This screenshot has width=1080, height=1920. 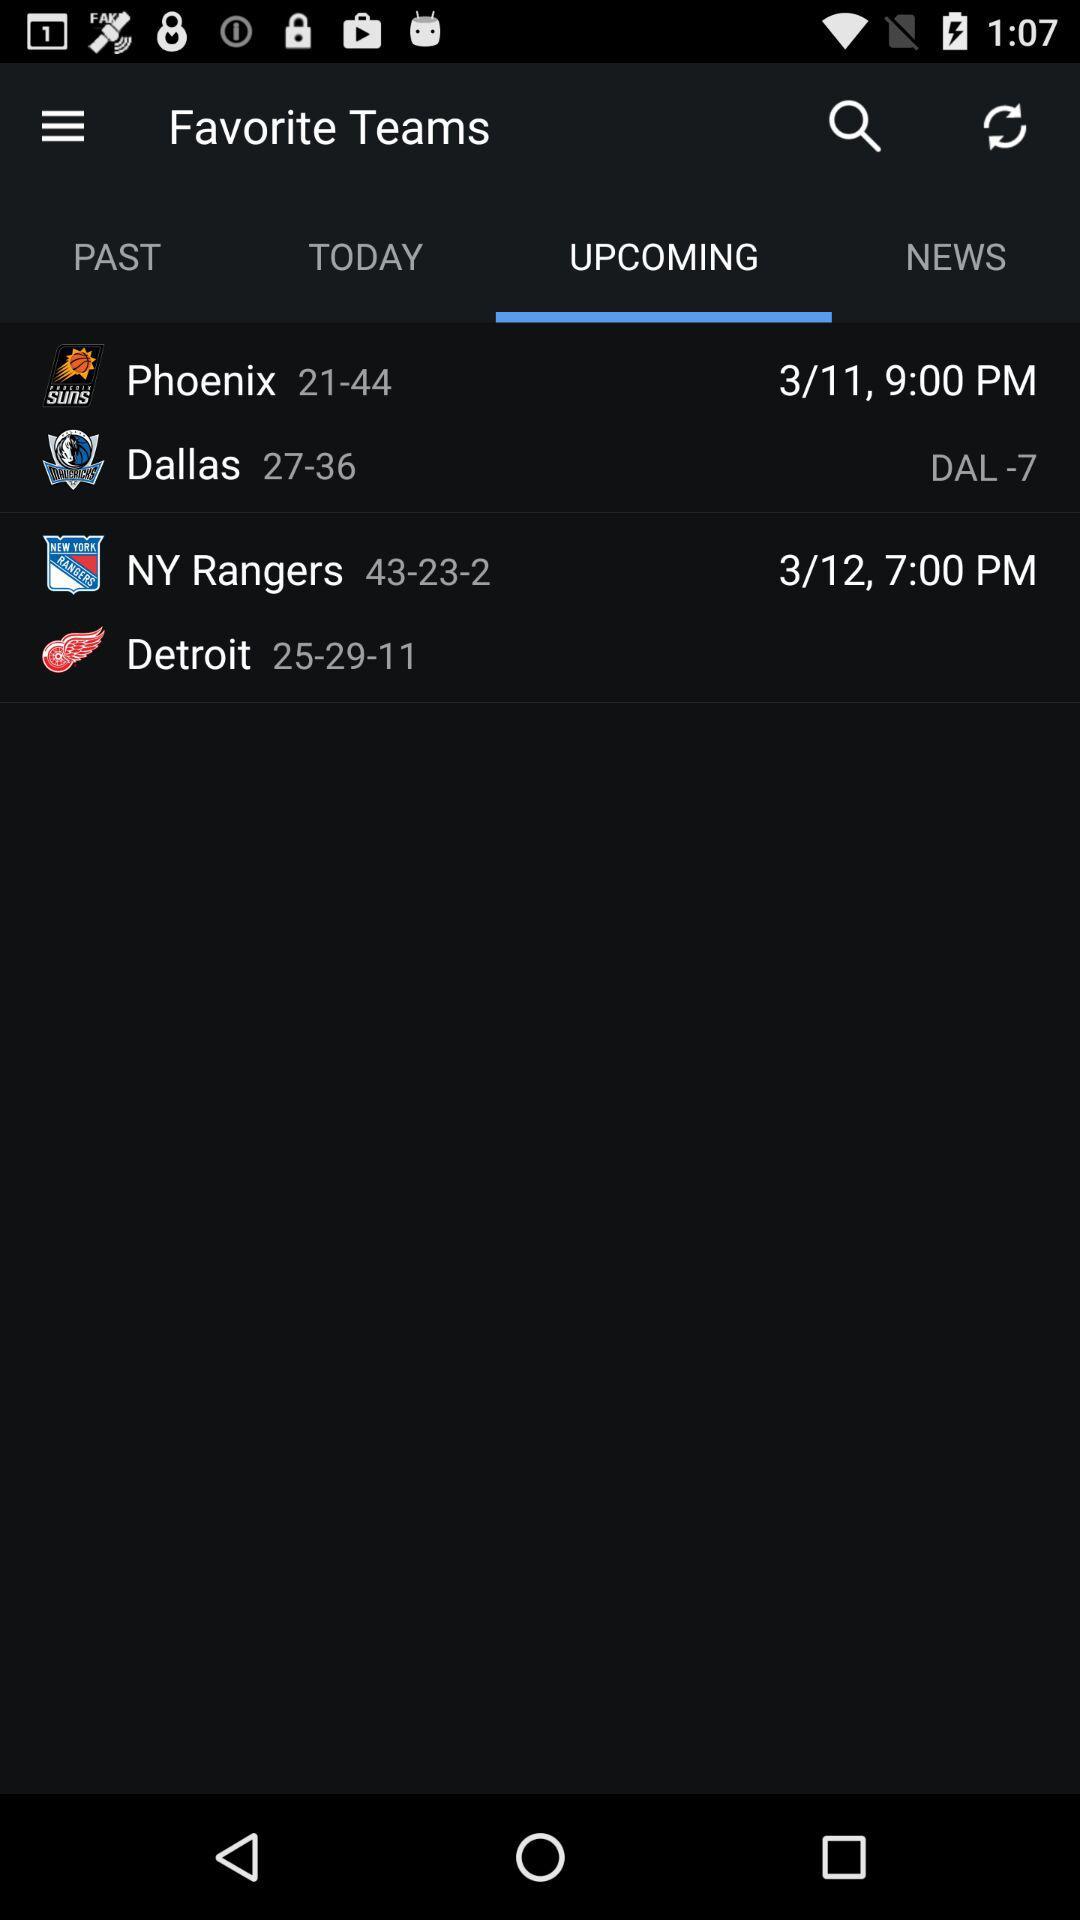 What do you see at coordinates (855, 124) in the screenshot?
I see `search for team` at bounding box center [855, 124].